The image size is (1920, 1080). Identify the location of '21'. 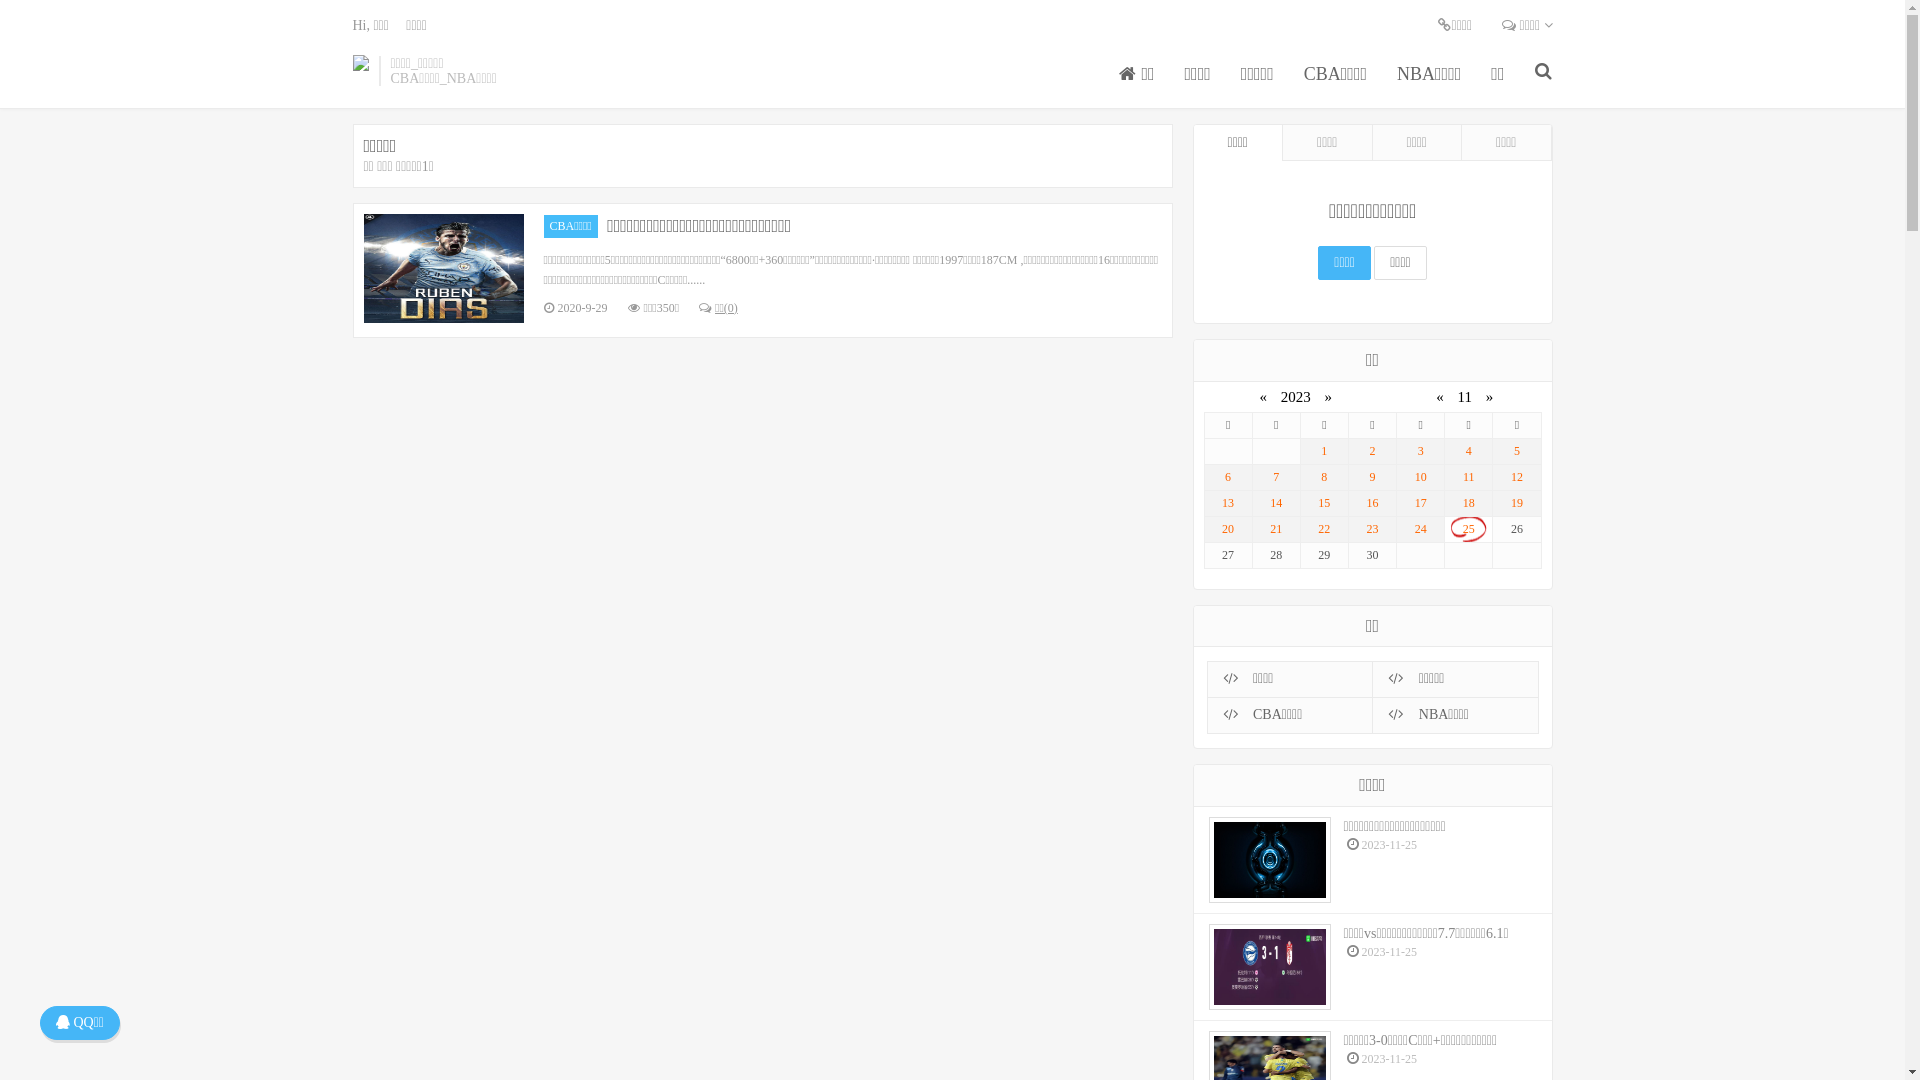
(1256, 528).